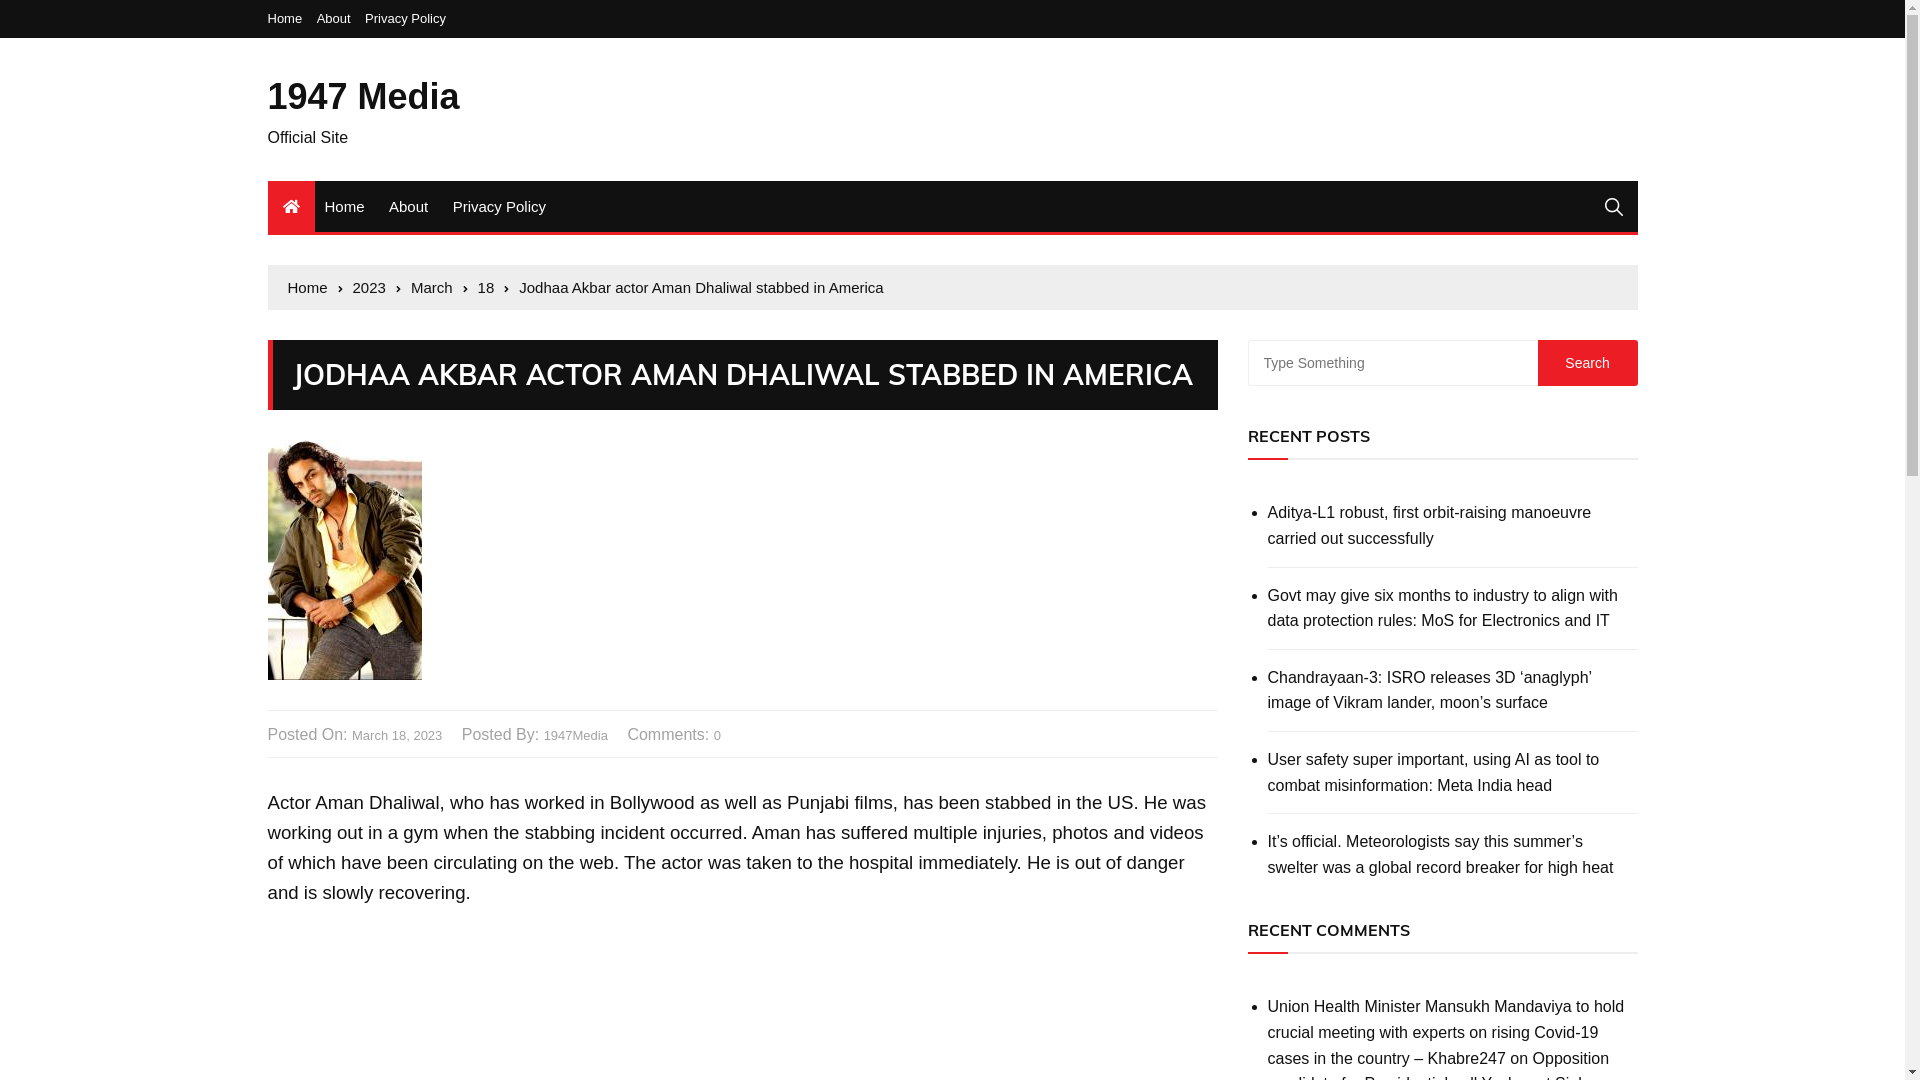 The height and width of the screenshot is (1080, 1920). Describe the element at coordinates (1587, 362) in the screenshot. I see `'Search'` at that location.